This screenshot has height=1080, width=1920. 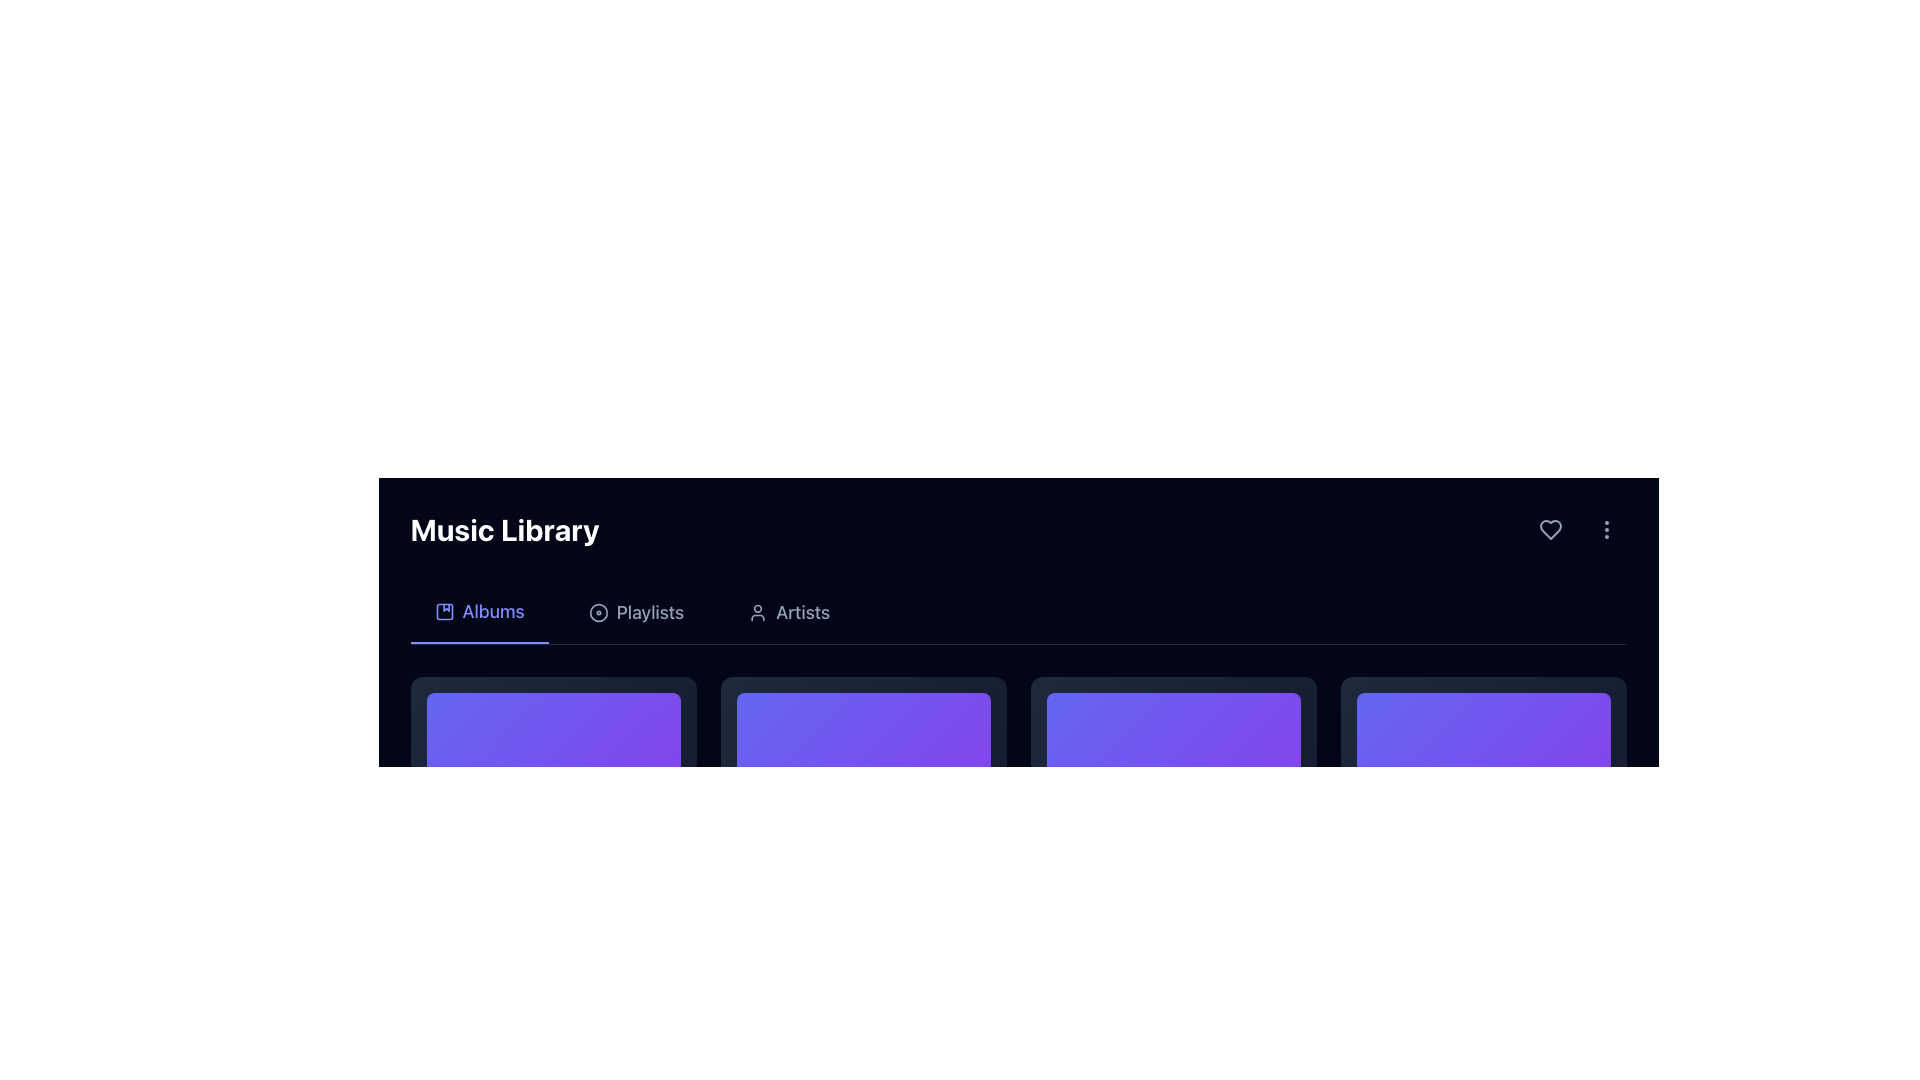 What do you see at coordinates (1549, 528) in the screenshot?
I see `the heart icon located at the top right corner of the main application interface to mark an item as a favorite` at bounding box center [1549, 528].